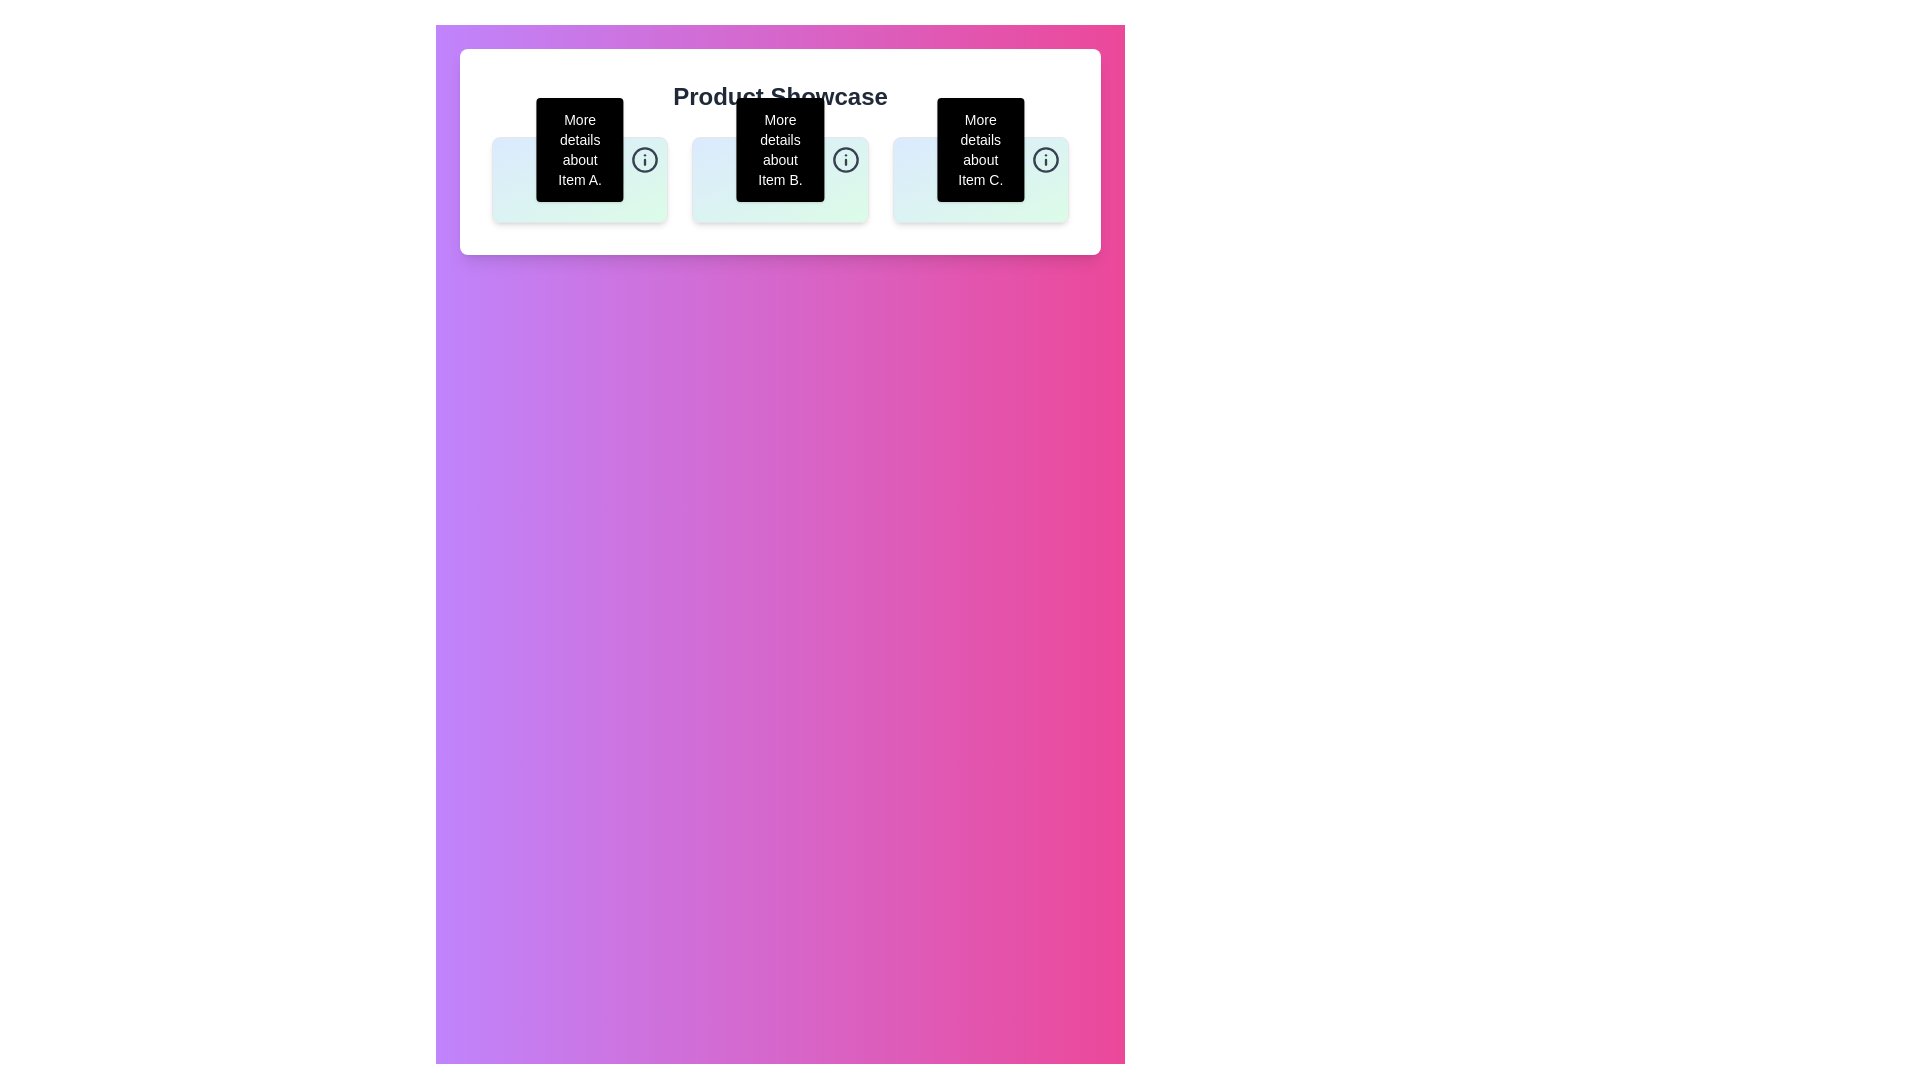 This screenshot has height=1080, width=1920. What do you see at coordinates (579, 175) in the screenshot?
I see `the text label that identifies the content of the first card in a horizontally aligned group of similar cards` at bounding box center [579, 175].